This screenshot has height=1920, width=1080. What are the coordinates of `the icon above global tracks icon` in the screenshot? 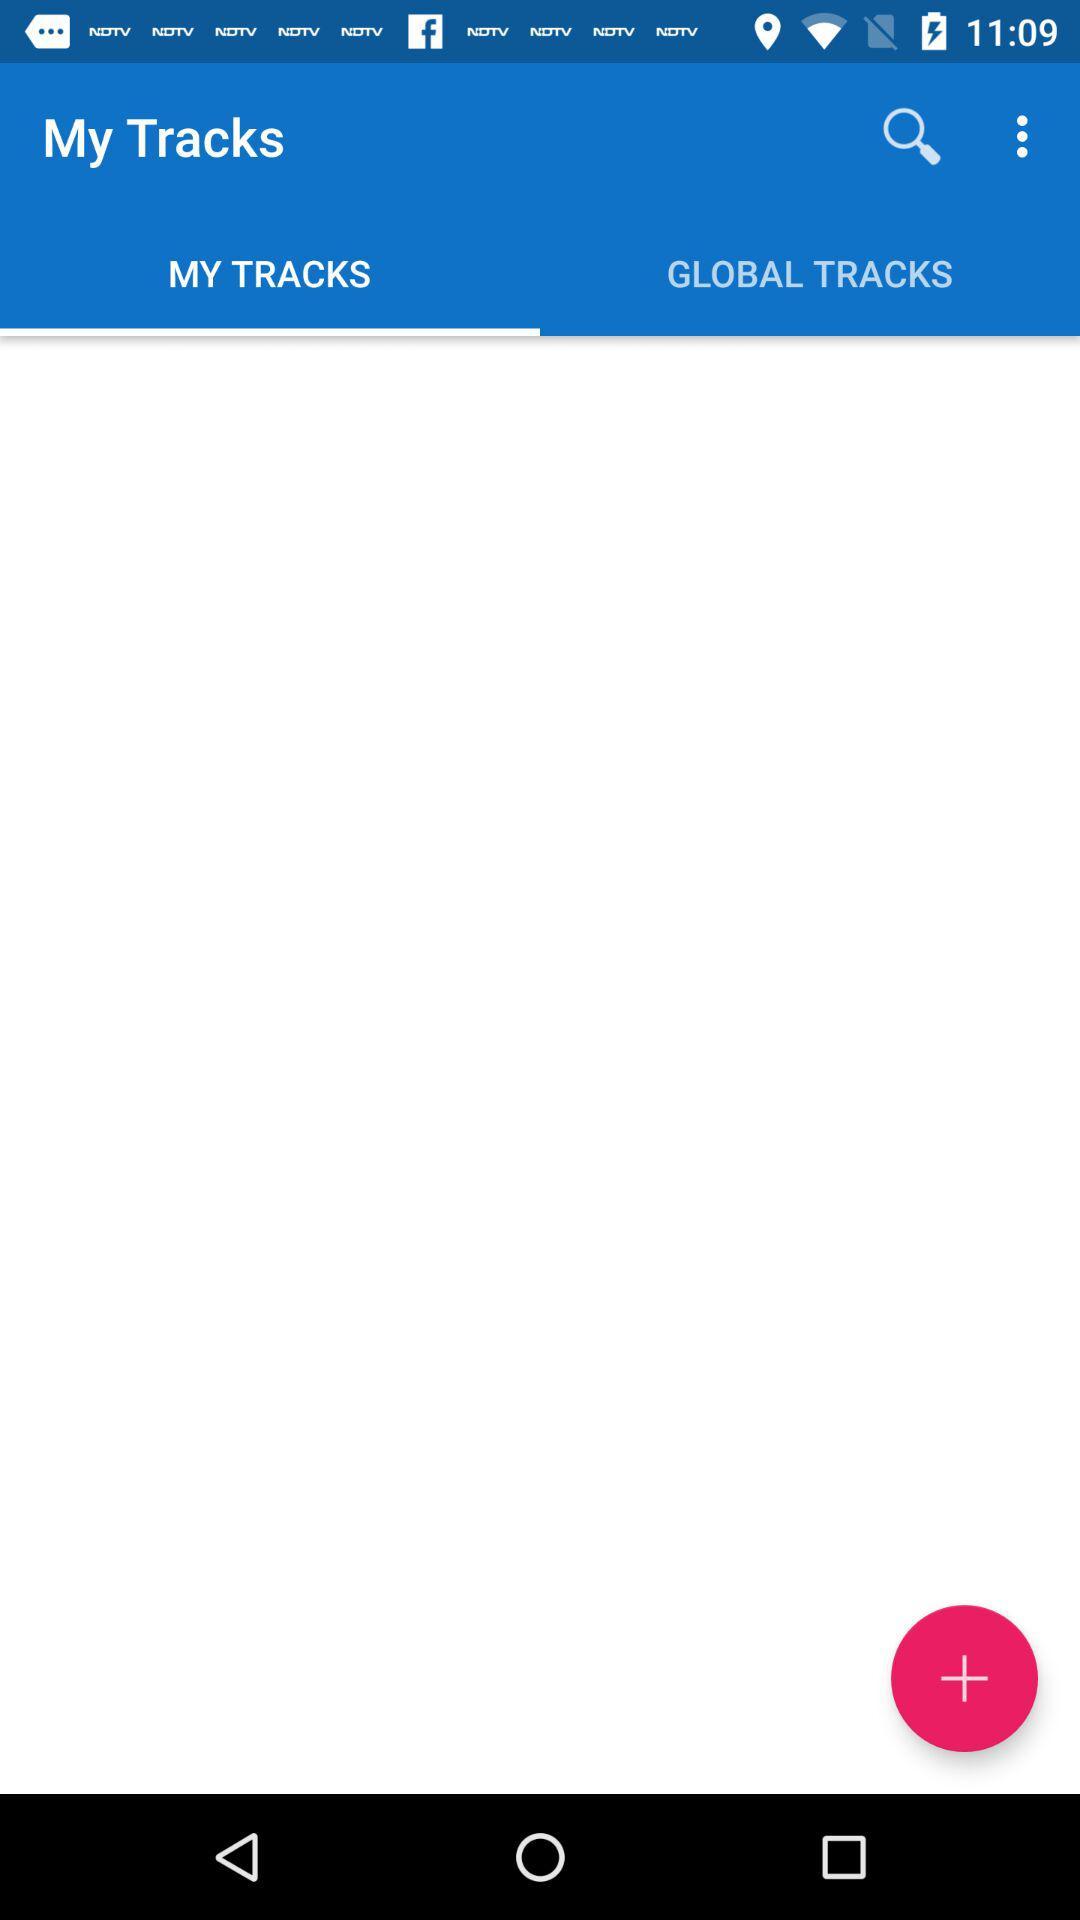 It's located at (911, 135).